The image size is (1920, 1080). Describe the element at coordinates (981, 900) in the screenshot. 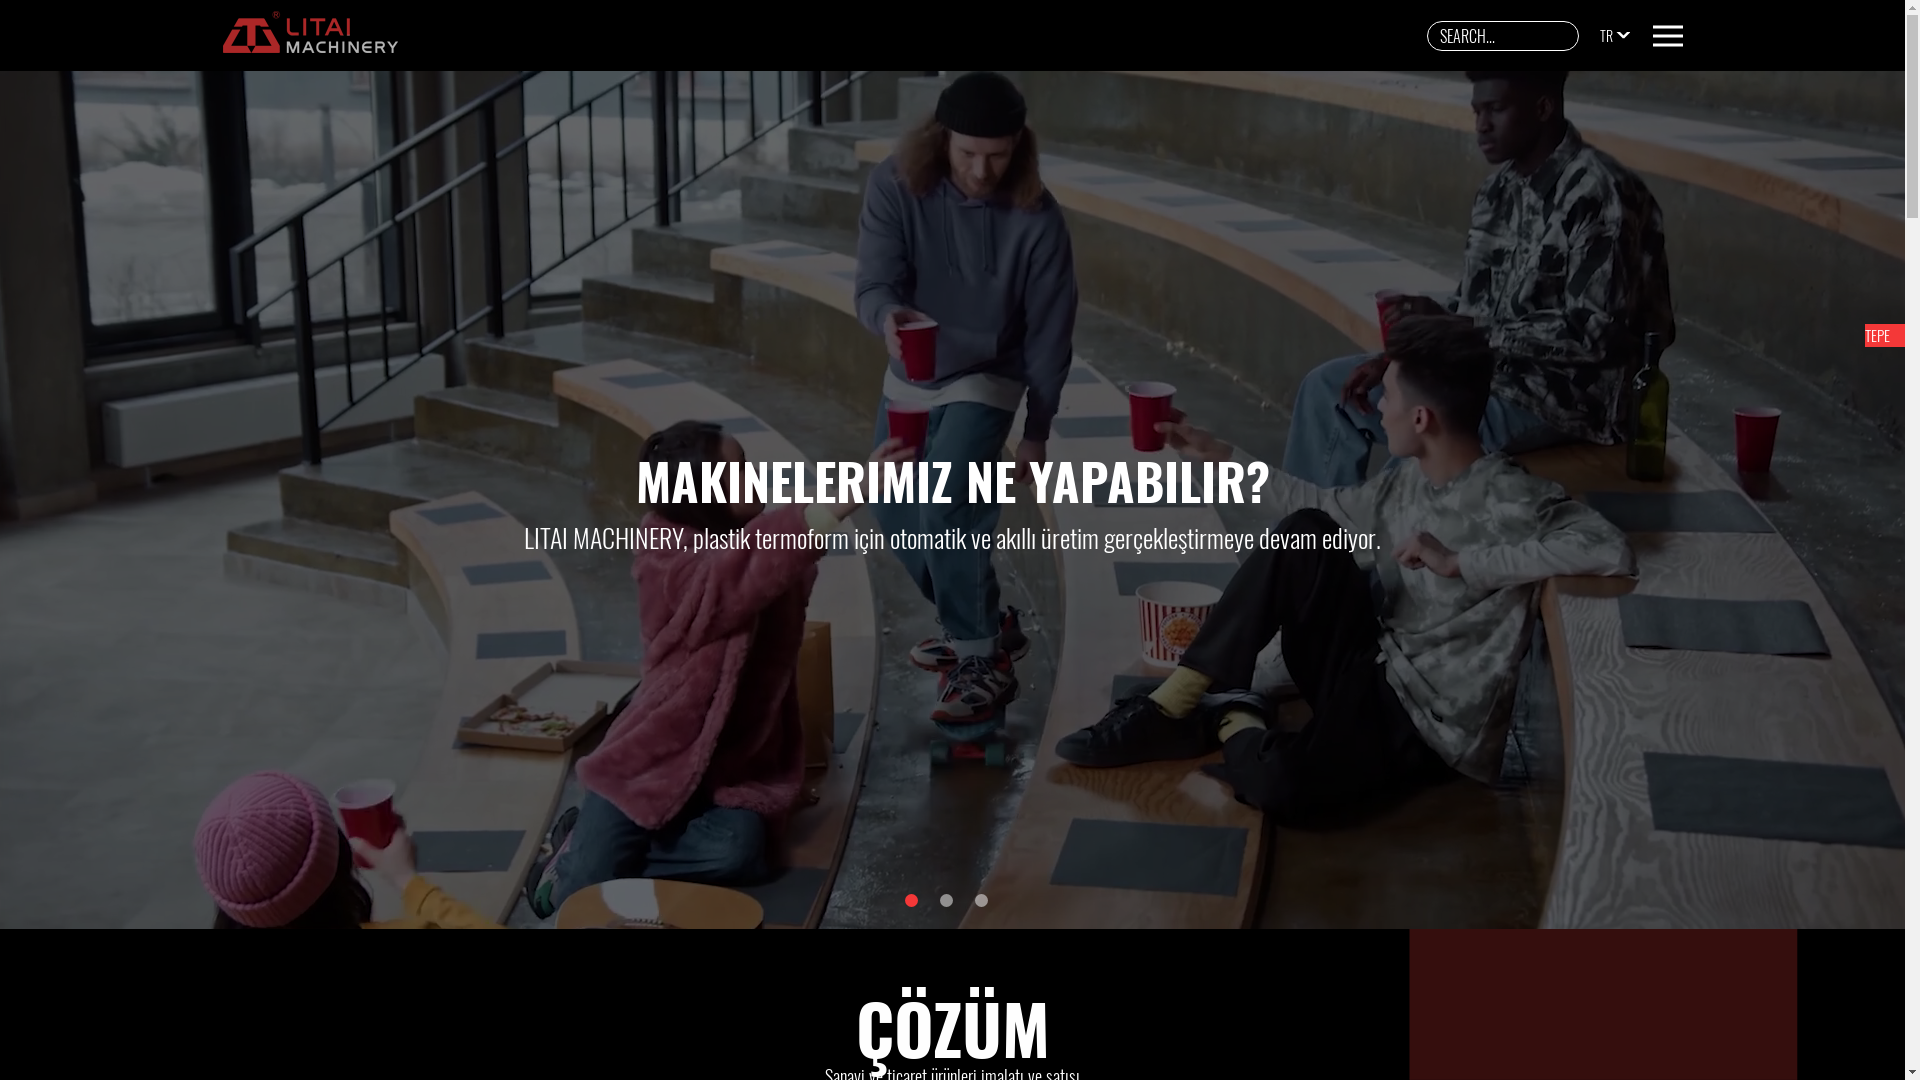

I see `'3'` at that location.